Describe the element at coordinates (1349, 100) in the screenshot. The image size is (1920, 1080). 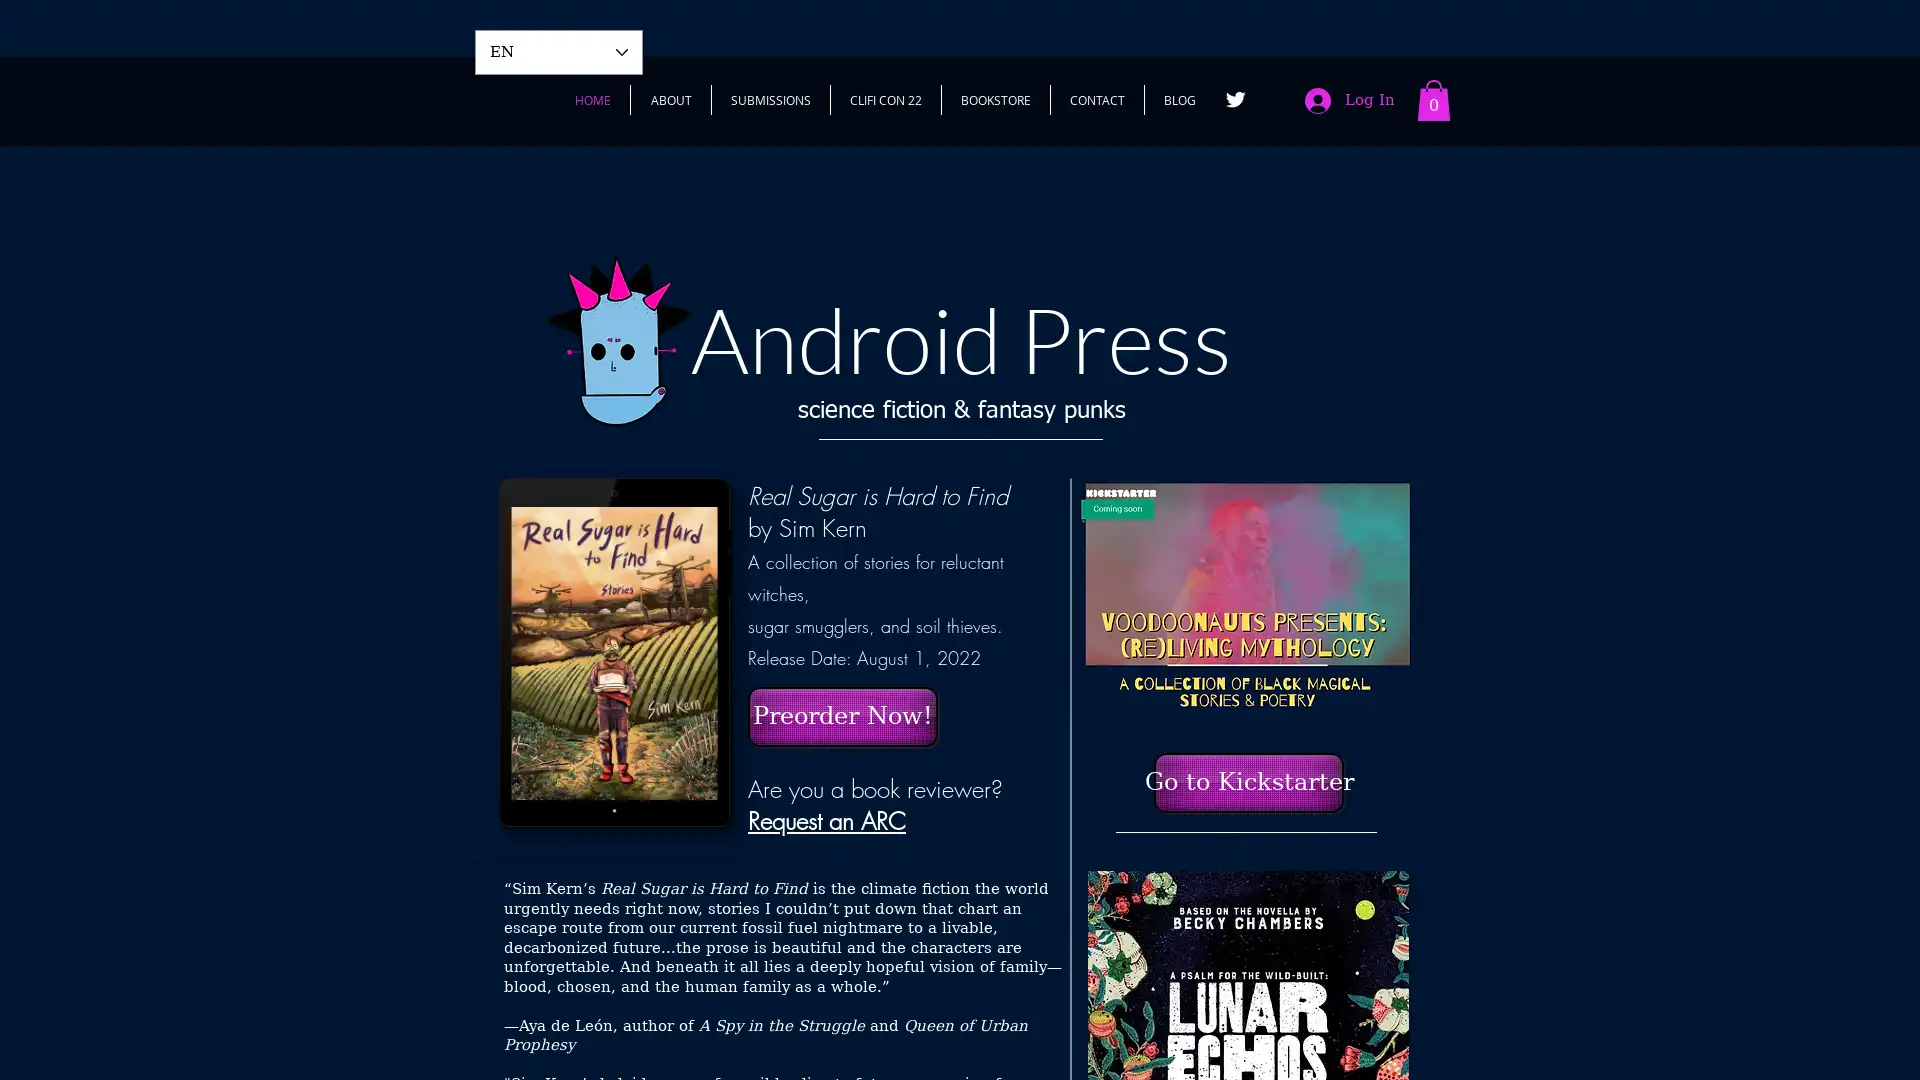
I see `Log In` at that location.